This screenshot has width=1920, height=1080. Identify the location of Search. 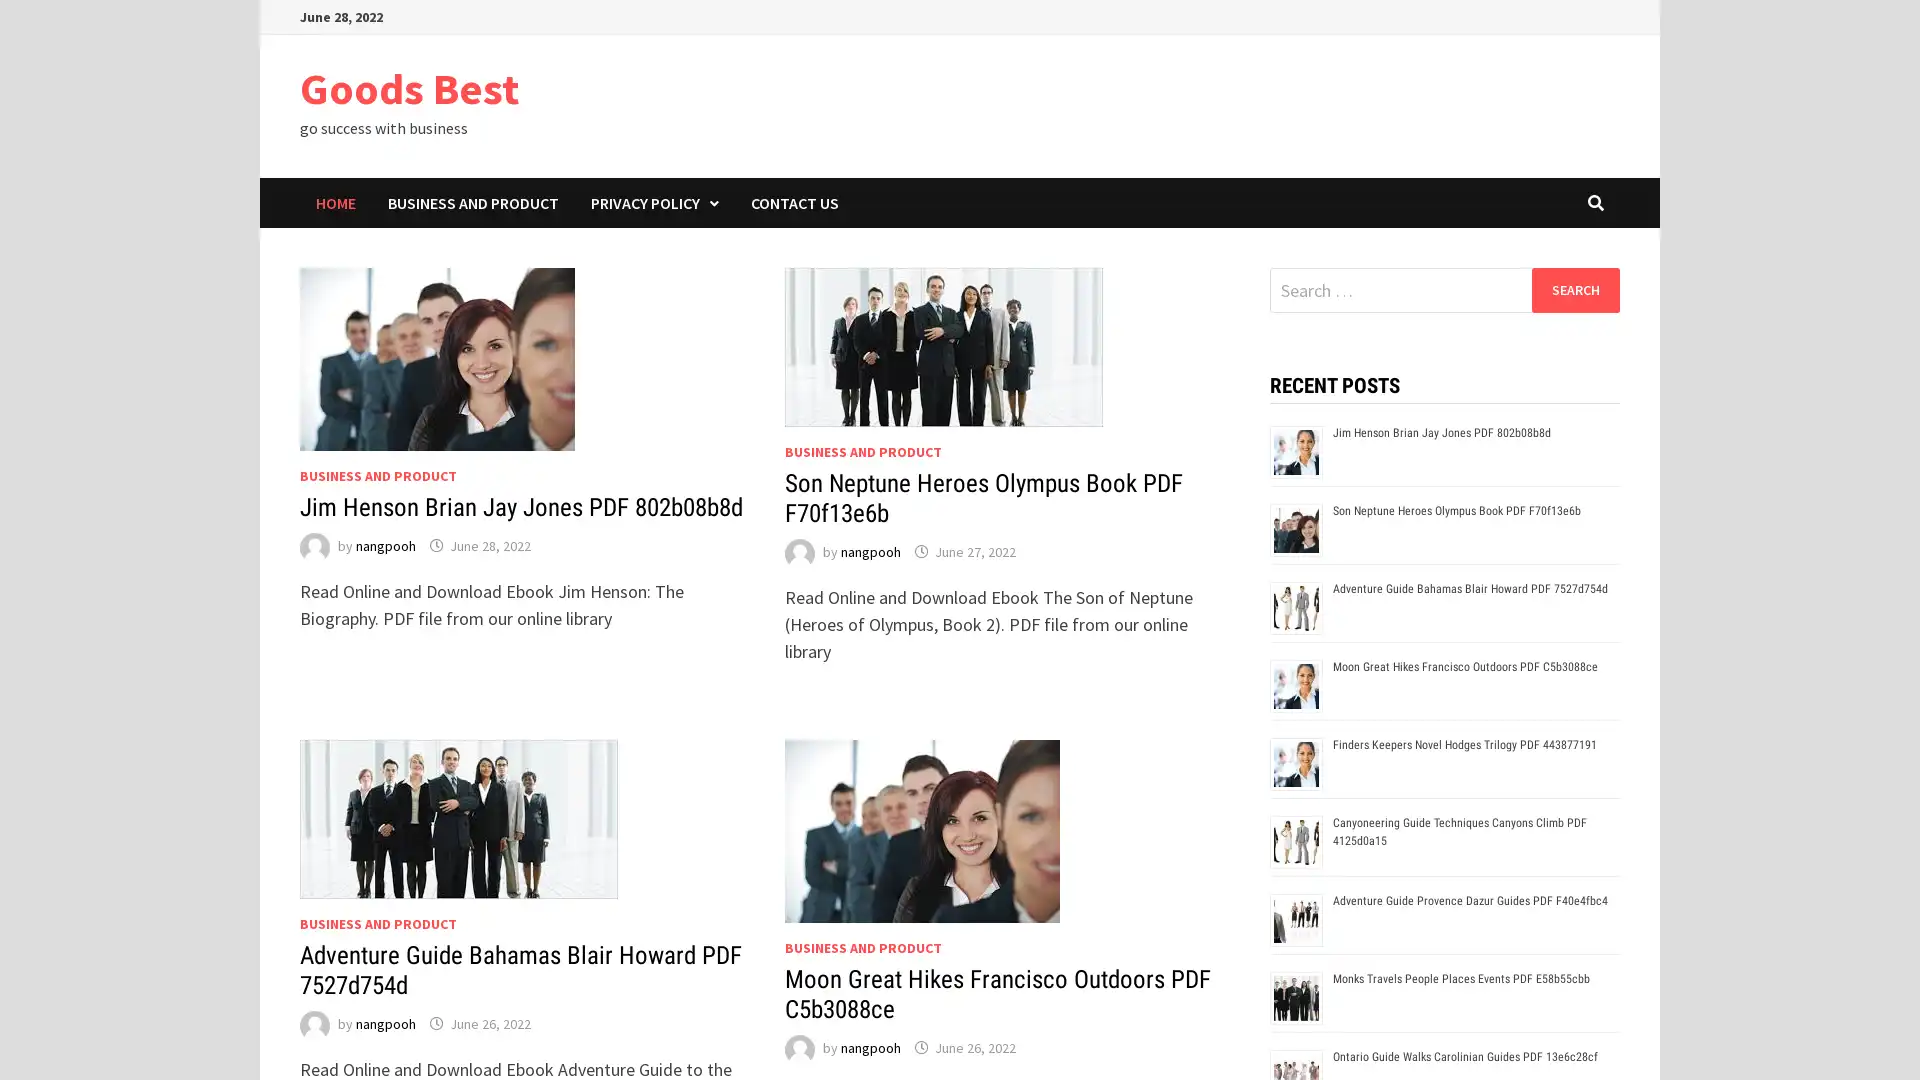
(1574, 289).